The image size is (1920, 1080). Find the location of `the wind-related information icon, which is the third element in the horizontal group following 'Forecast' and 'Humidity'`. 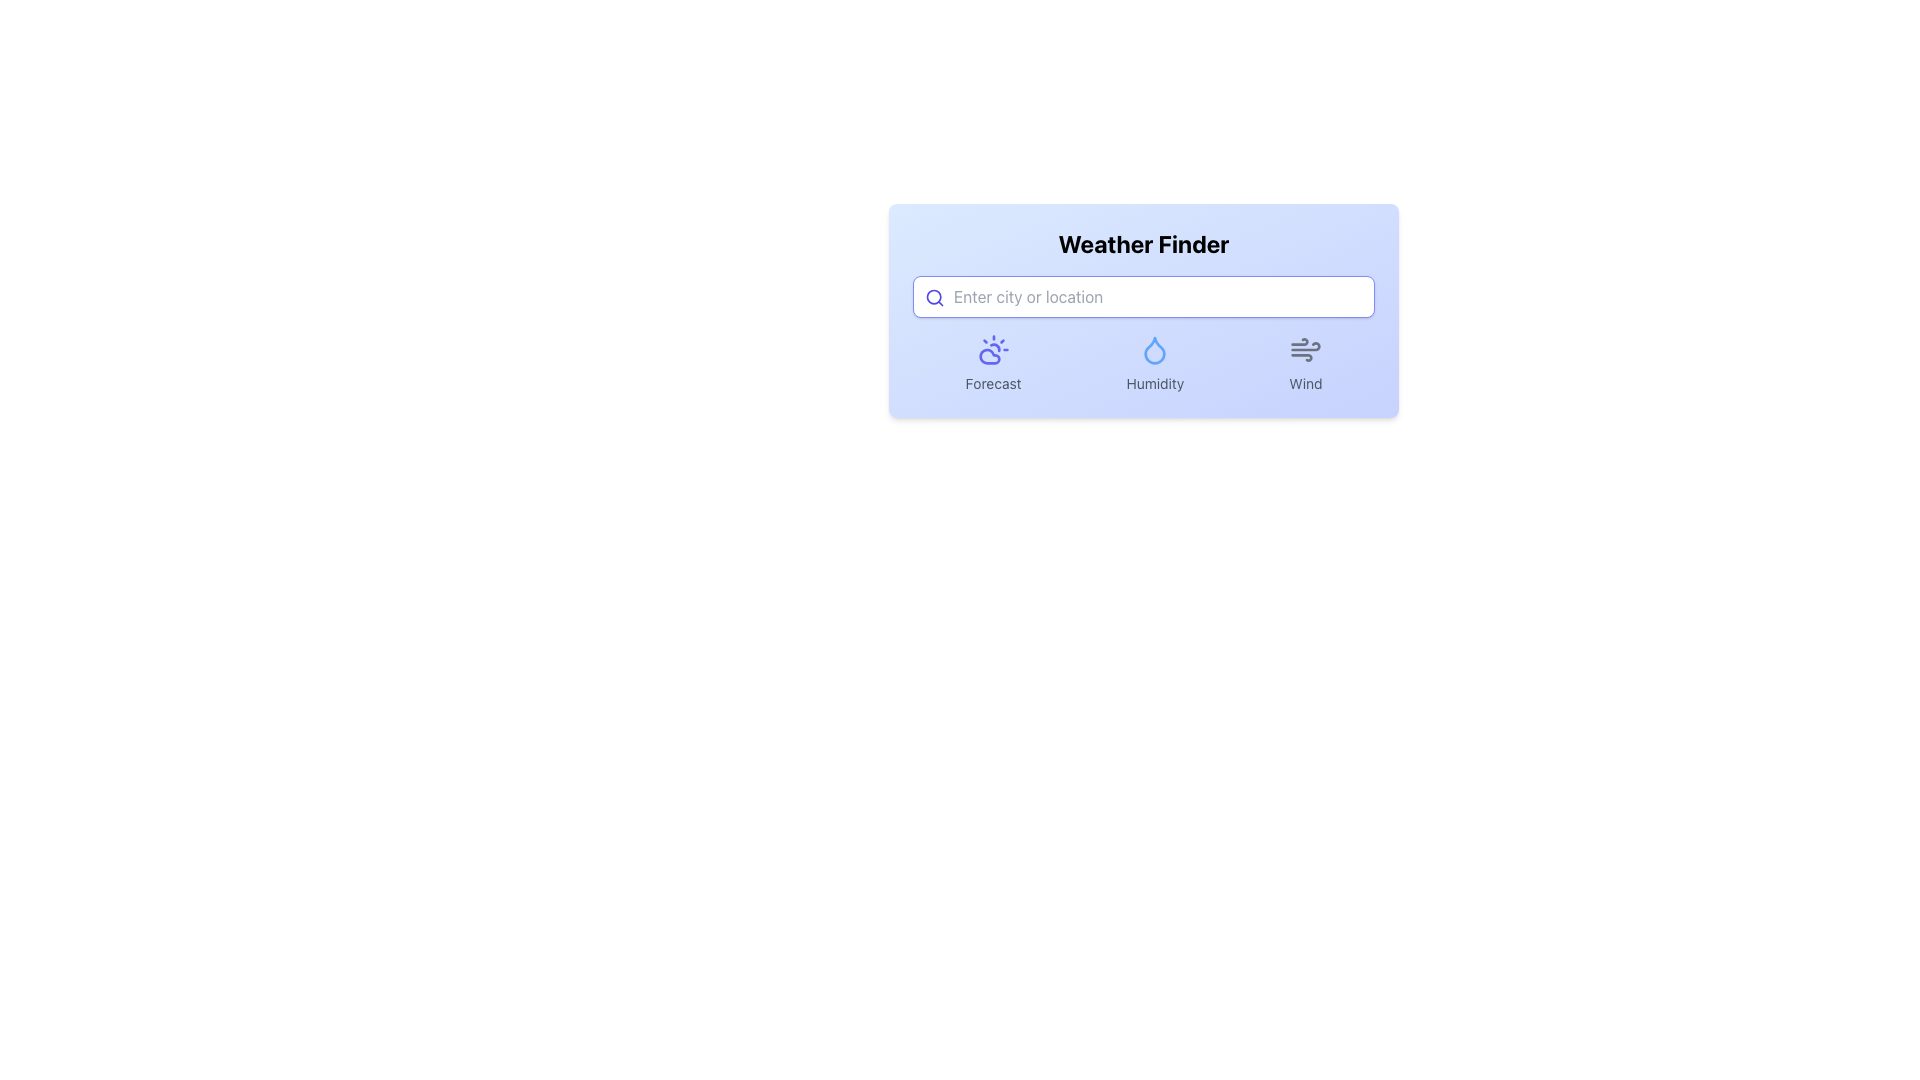

the wind-related information icon, which is the third element in the horizontal group following 'Forecast' and 'Humidity' is located at coordinates (1305, 363).